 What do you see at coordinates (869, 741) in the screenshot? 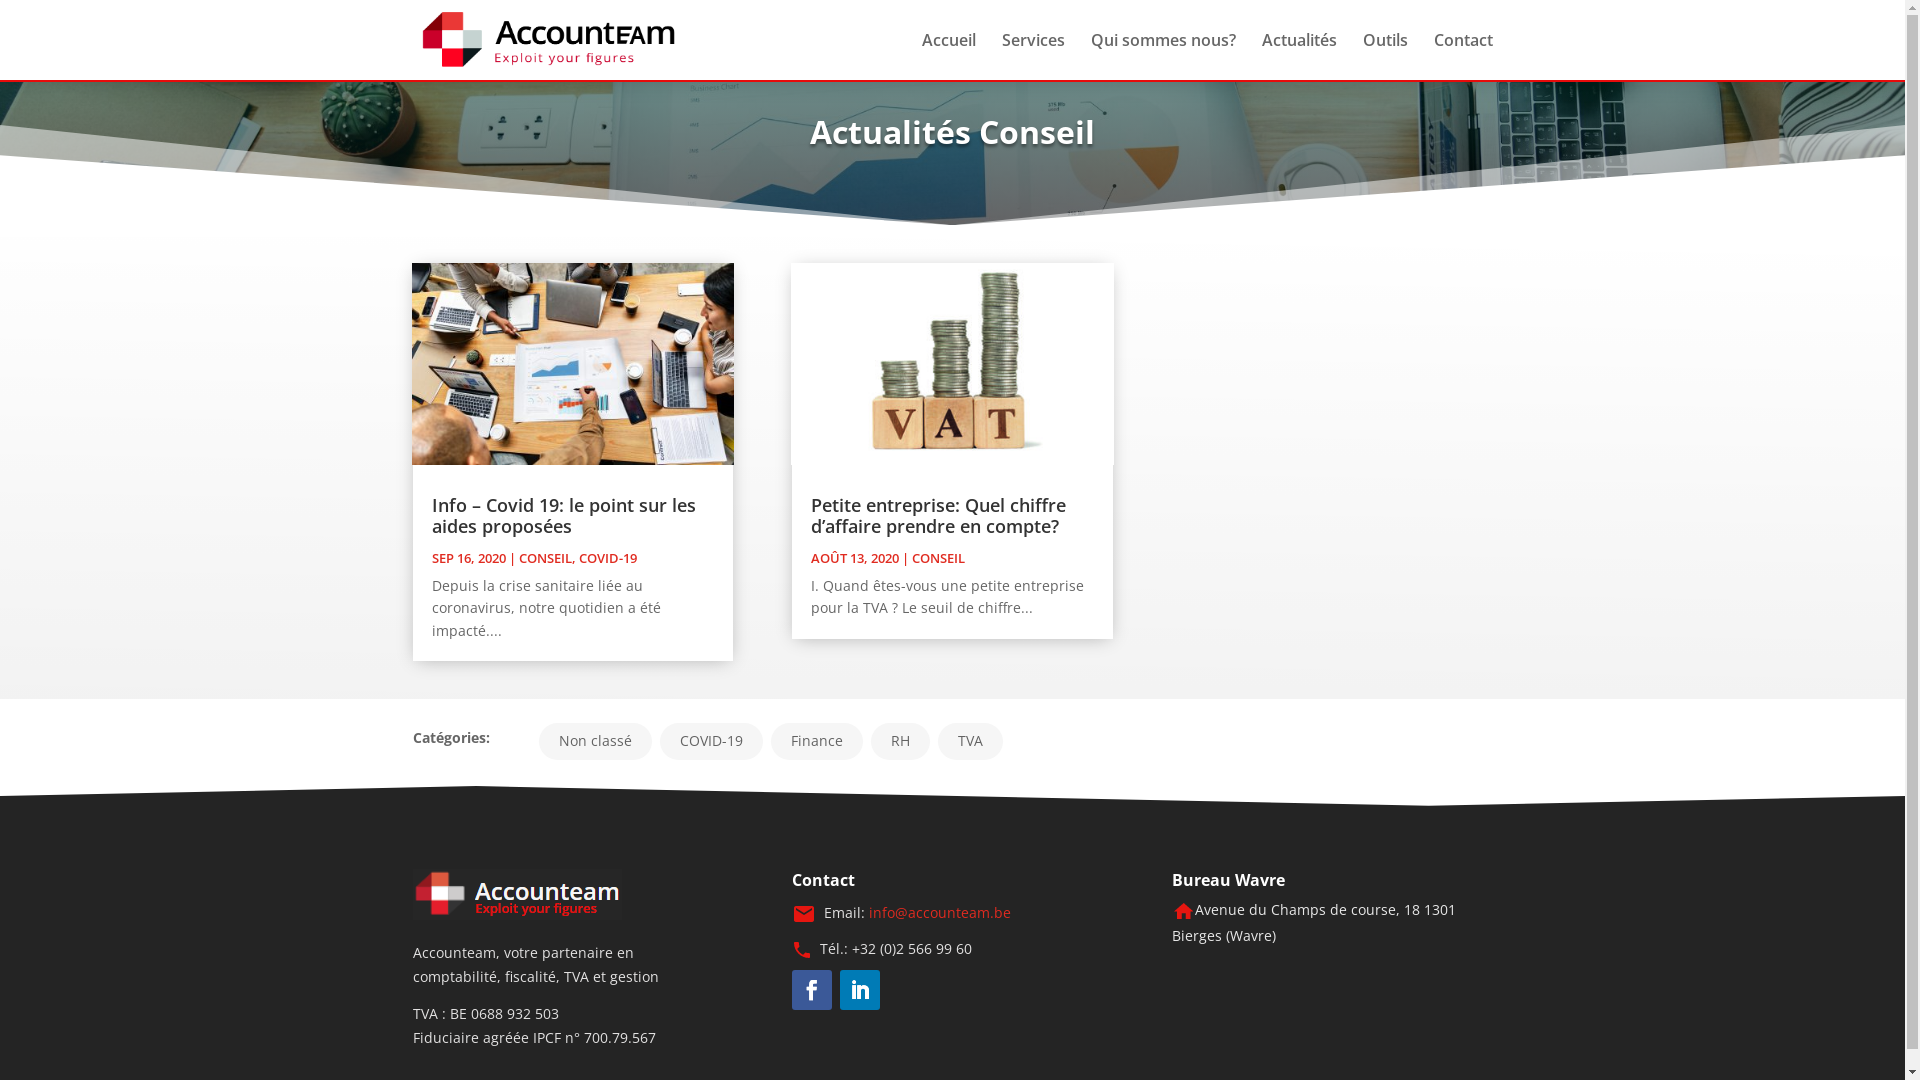
I see `'RH'` at bounding box center [869, 741].